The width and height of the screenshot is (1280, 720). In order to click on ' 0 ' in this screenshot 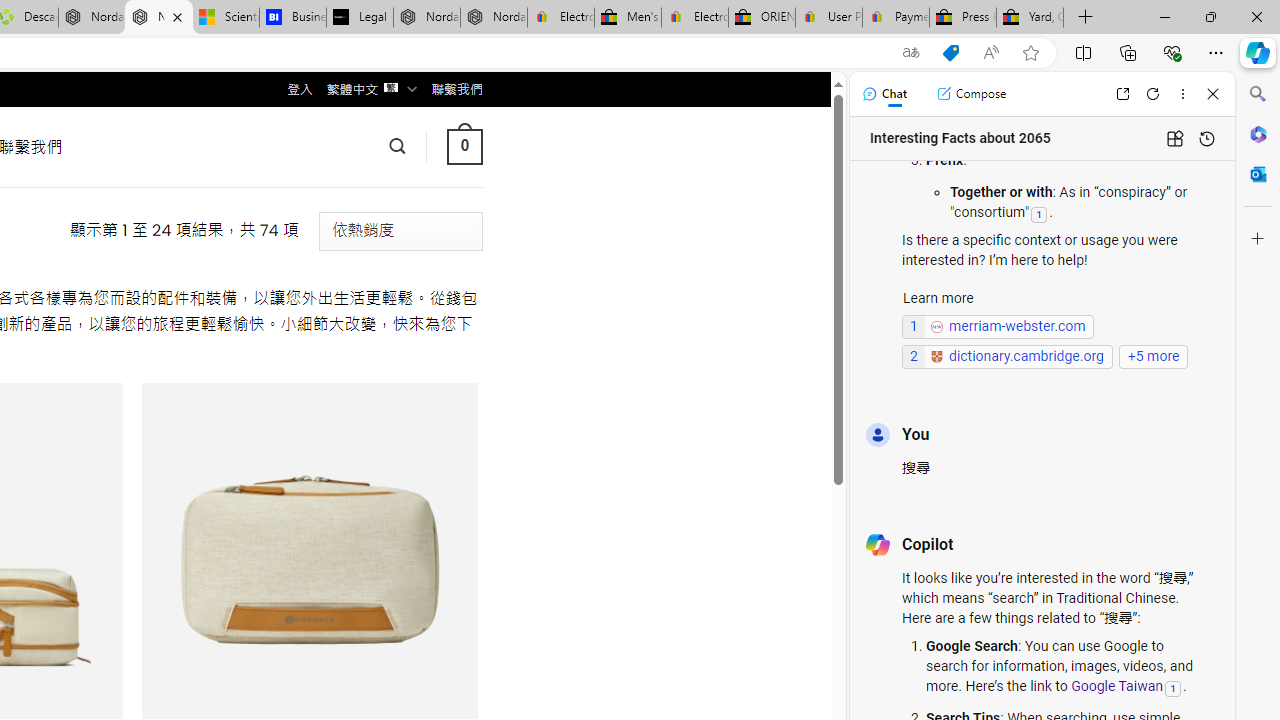, I will do `click(463, 145)`.